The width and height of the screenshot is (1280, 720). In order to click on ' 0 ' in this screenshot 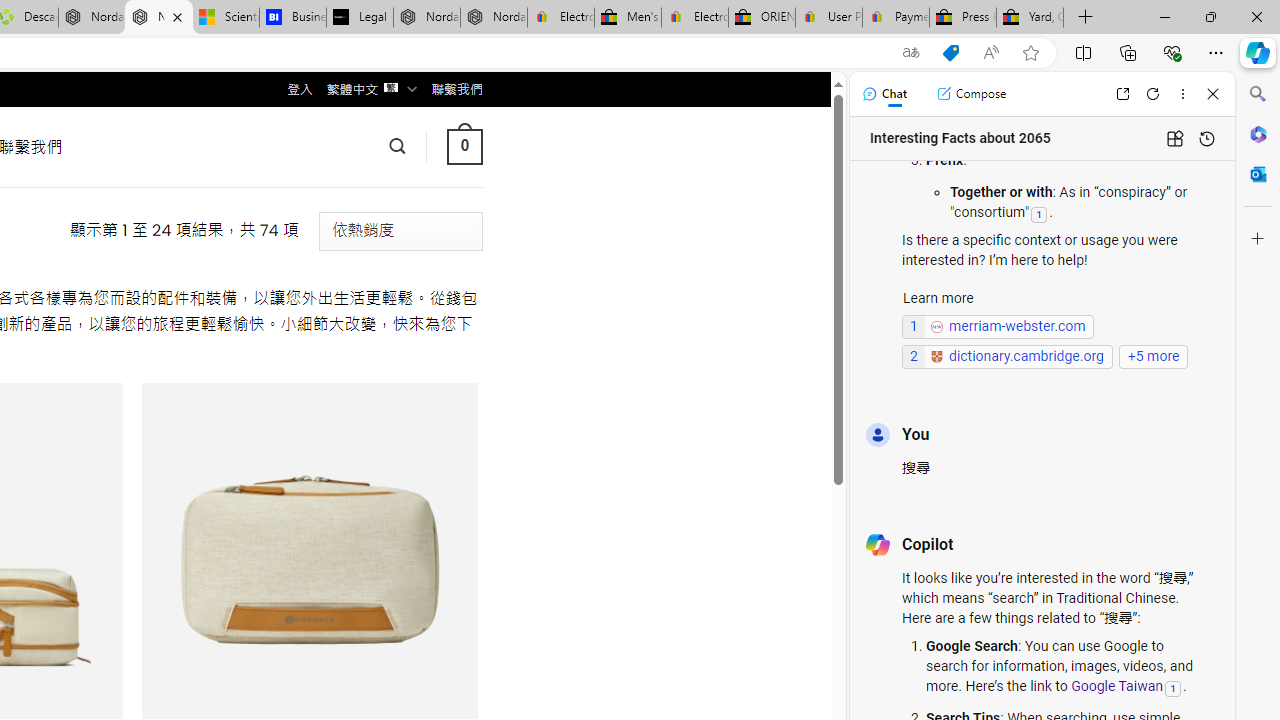, I will do `click(463, 145)`.